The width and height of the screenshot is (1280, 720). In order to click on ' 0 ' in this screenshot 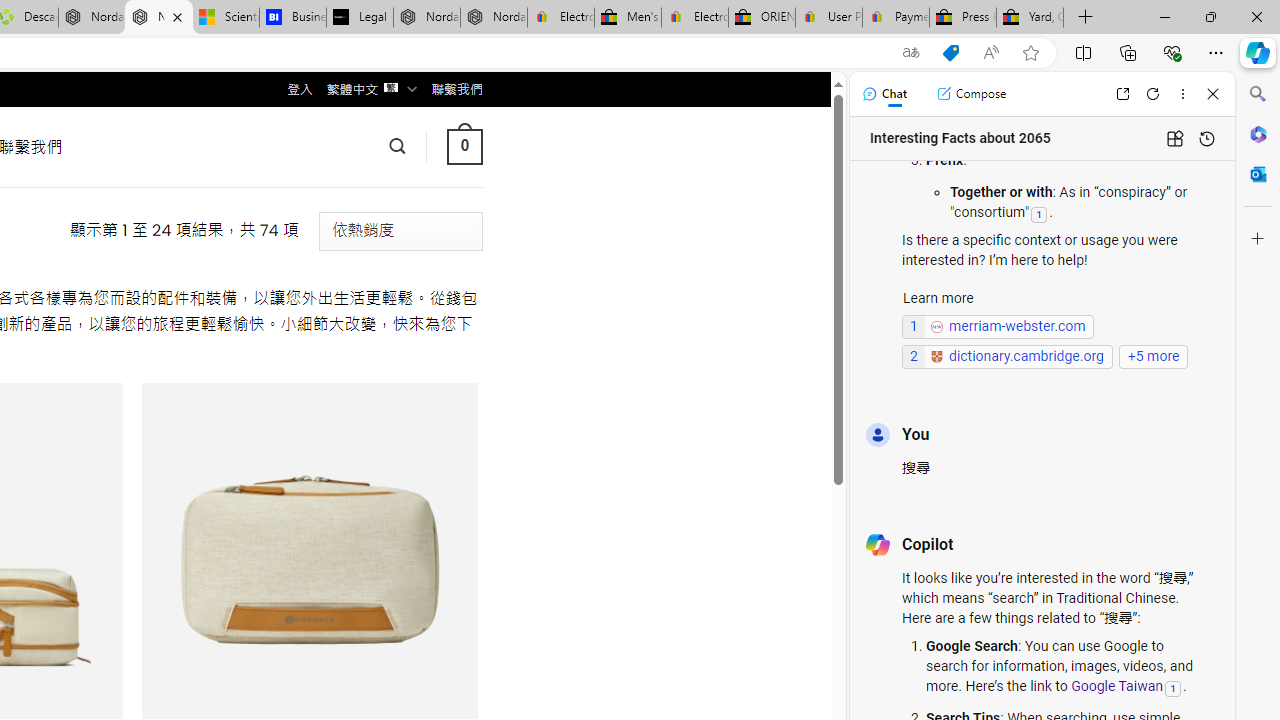, I will do `click(463, 145)`.